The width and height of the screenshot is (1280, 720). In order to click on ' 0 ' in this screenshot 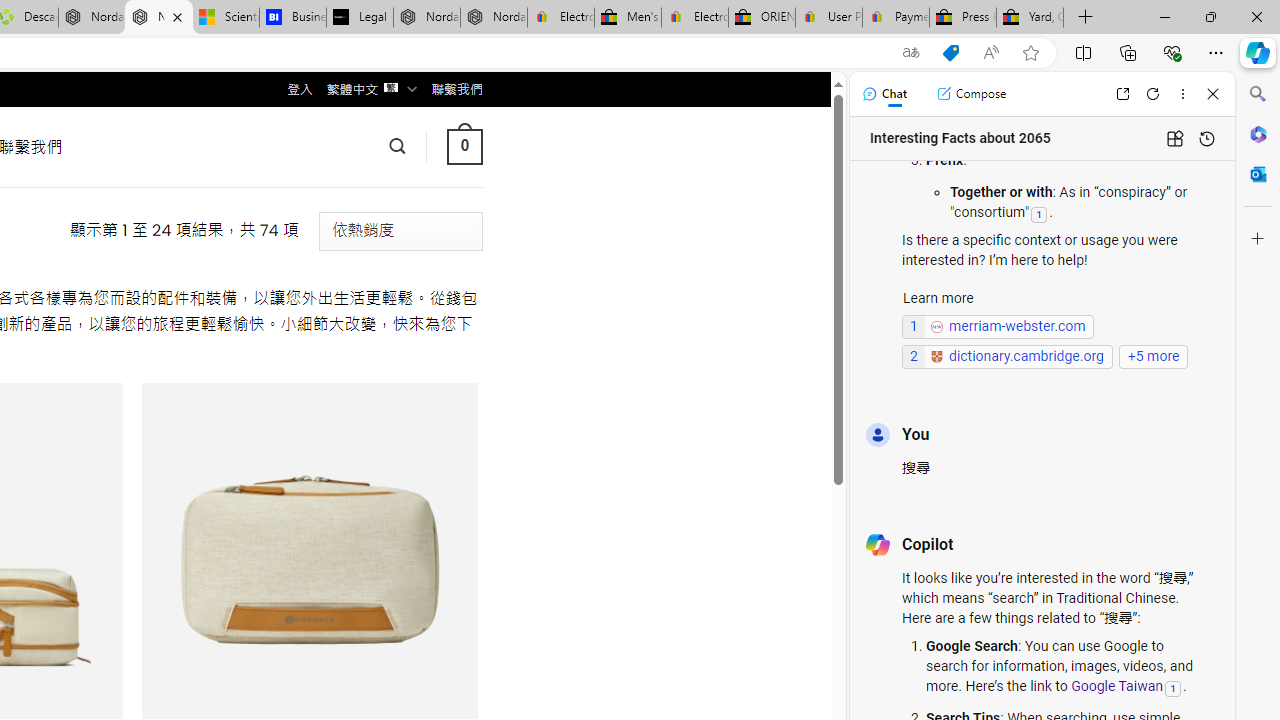, I will do `click(463, 145)`.